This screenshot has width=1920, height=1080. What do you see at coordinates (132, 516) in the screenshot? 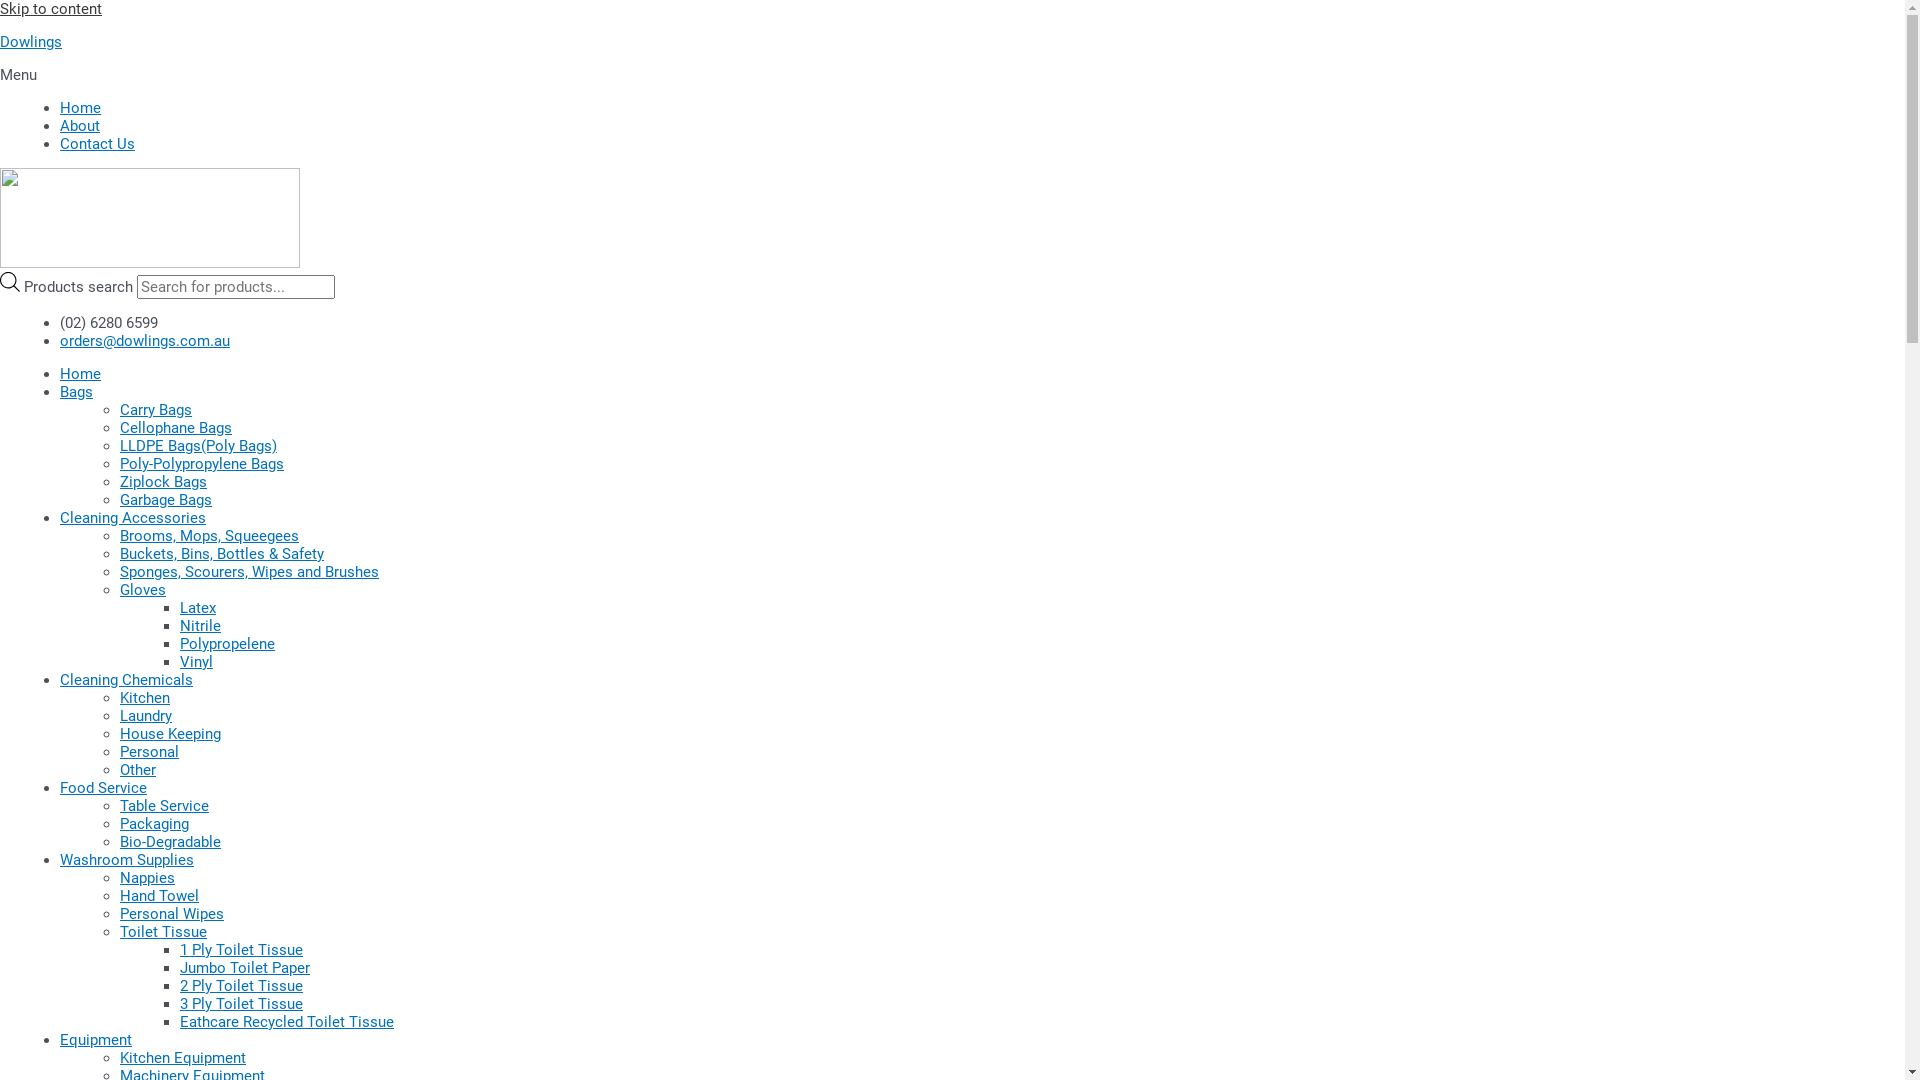
I see `'Cleaning Accessories'` at bounding box center [132, 516].